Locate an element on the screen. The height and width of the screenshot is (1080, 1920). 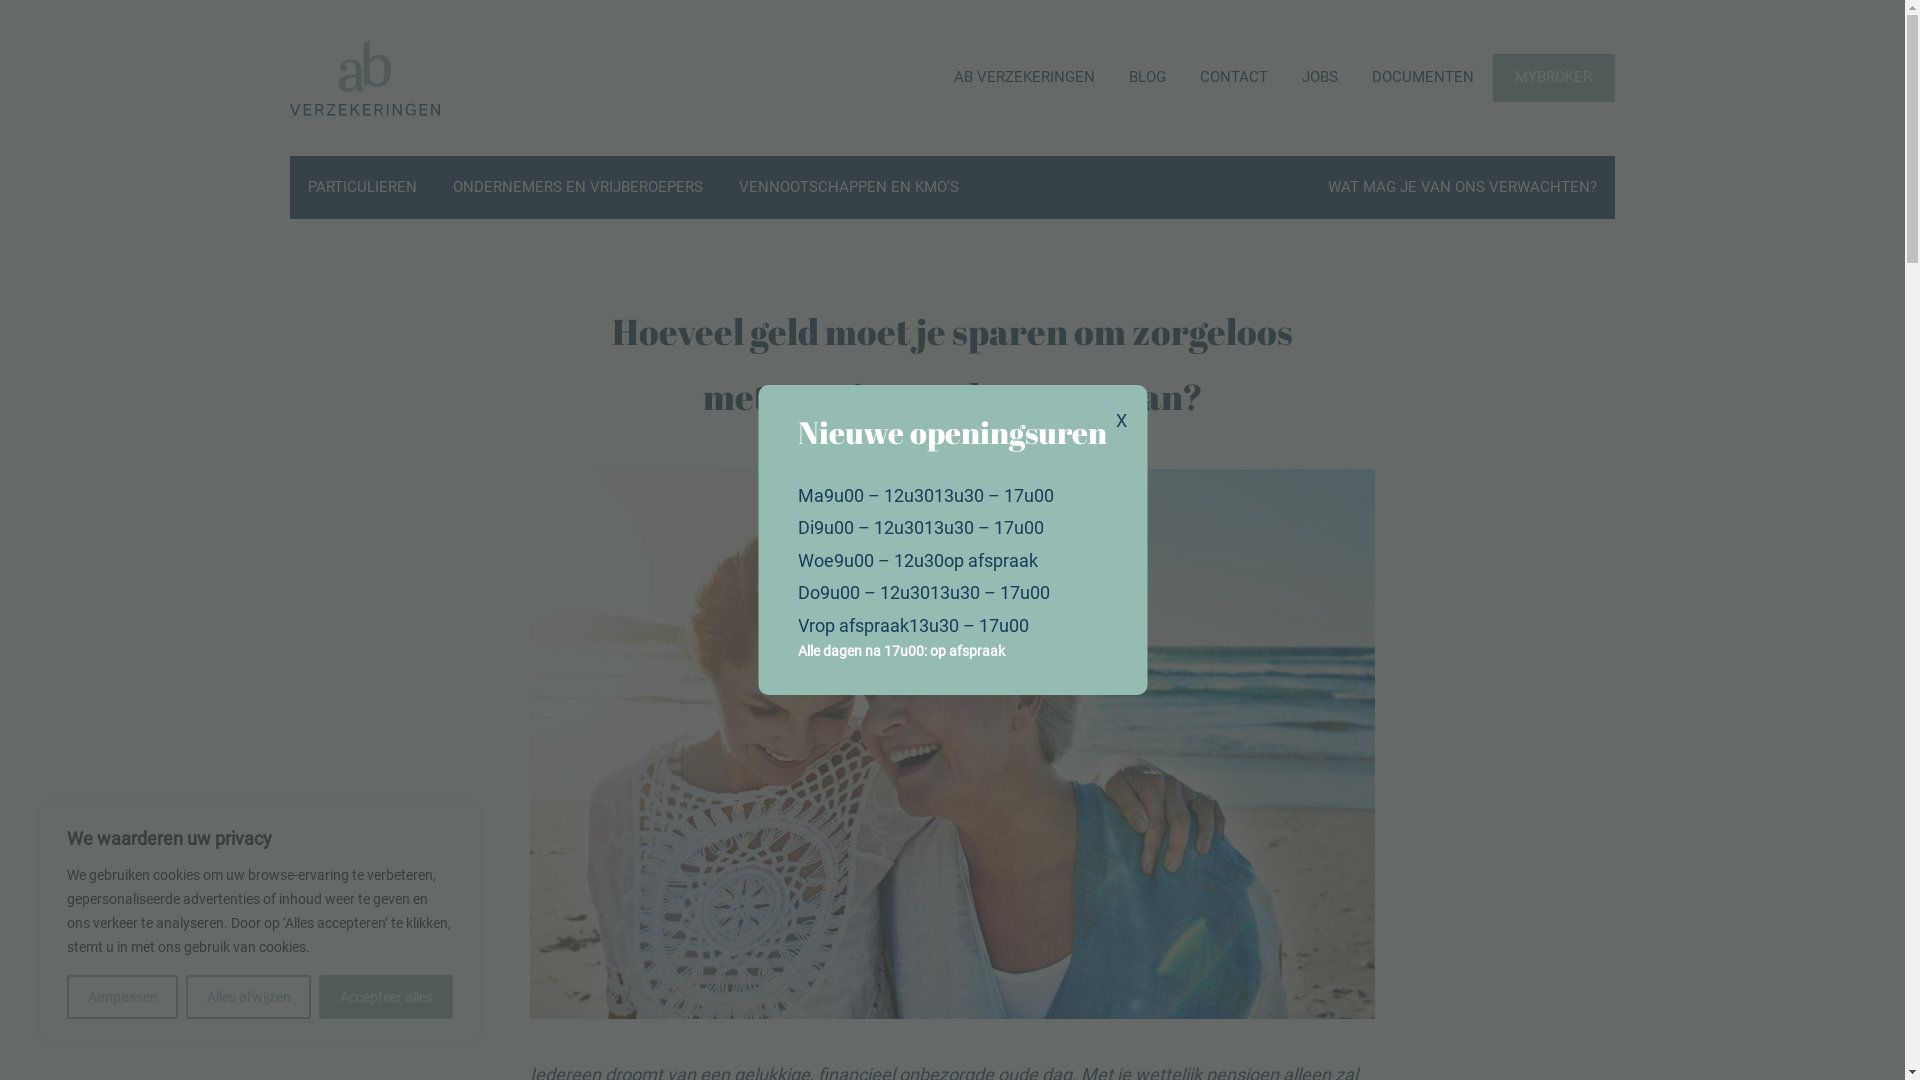
'AB VERZEKERINGEN' is located at coordinates (1024, 76).